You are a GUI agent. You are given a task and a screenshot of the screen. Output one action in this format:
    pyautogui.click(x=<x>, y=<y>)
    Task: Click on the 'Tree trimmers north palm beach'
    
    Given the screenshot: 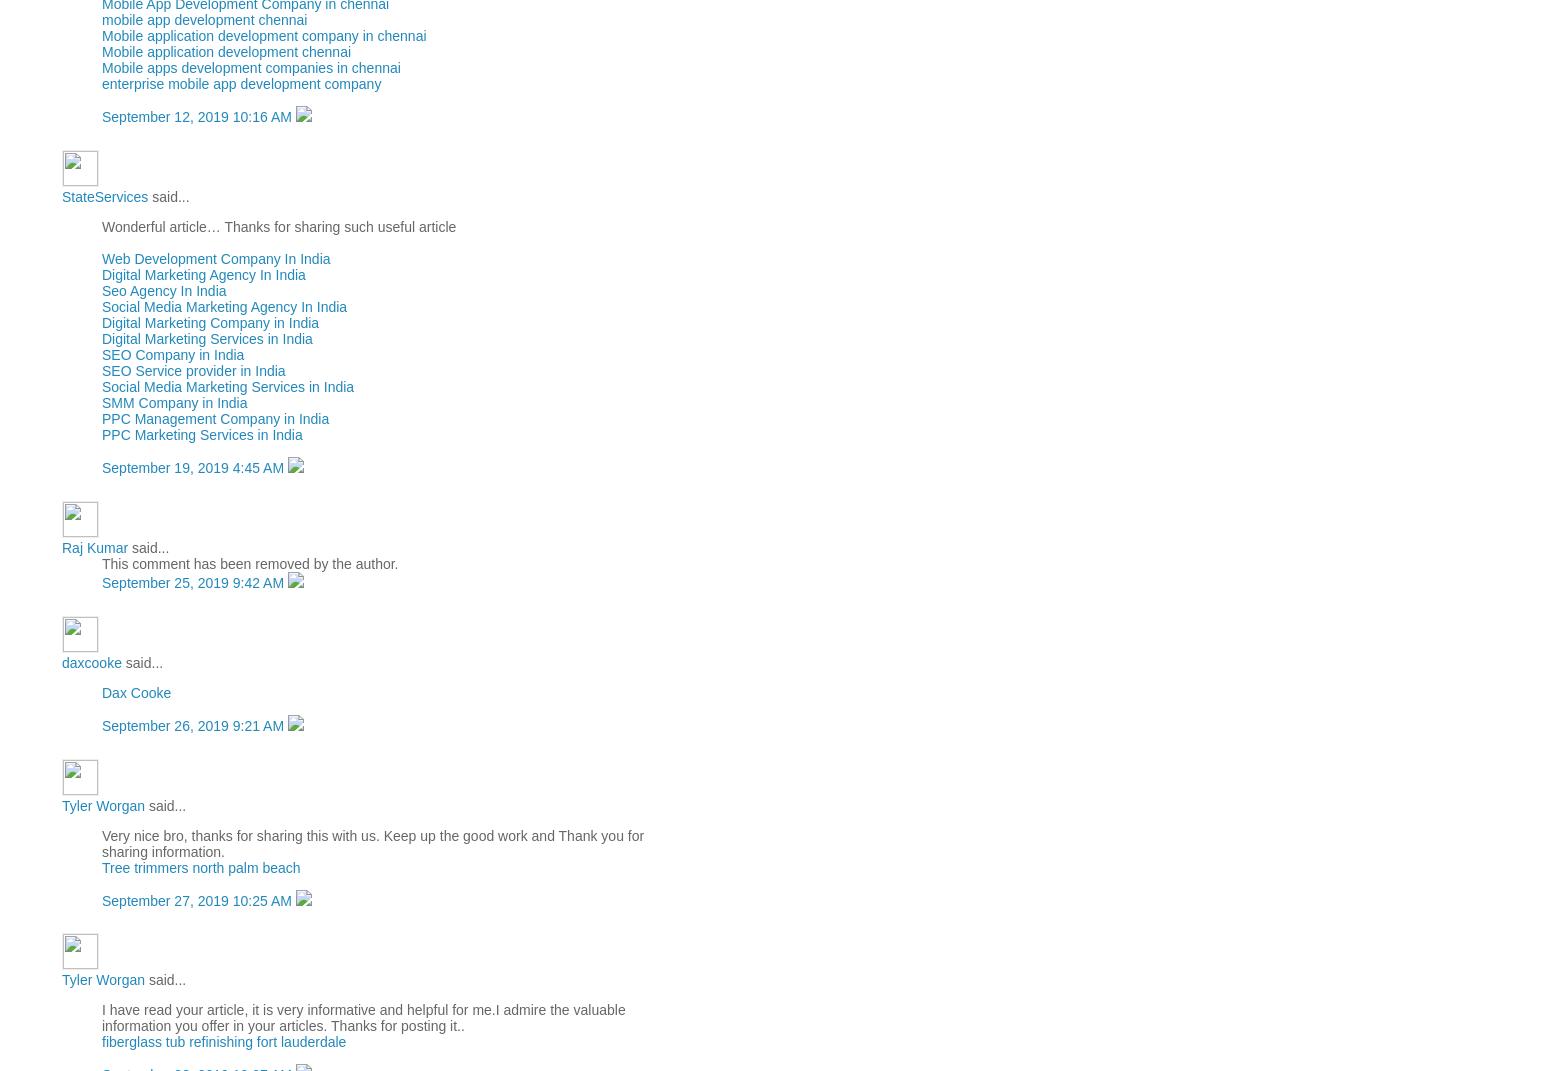 What is the action you would take?
    pyautogui.click(x=201, y=866)
    